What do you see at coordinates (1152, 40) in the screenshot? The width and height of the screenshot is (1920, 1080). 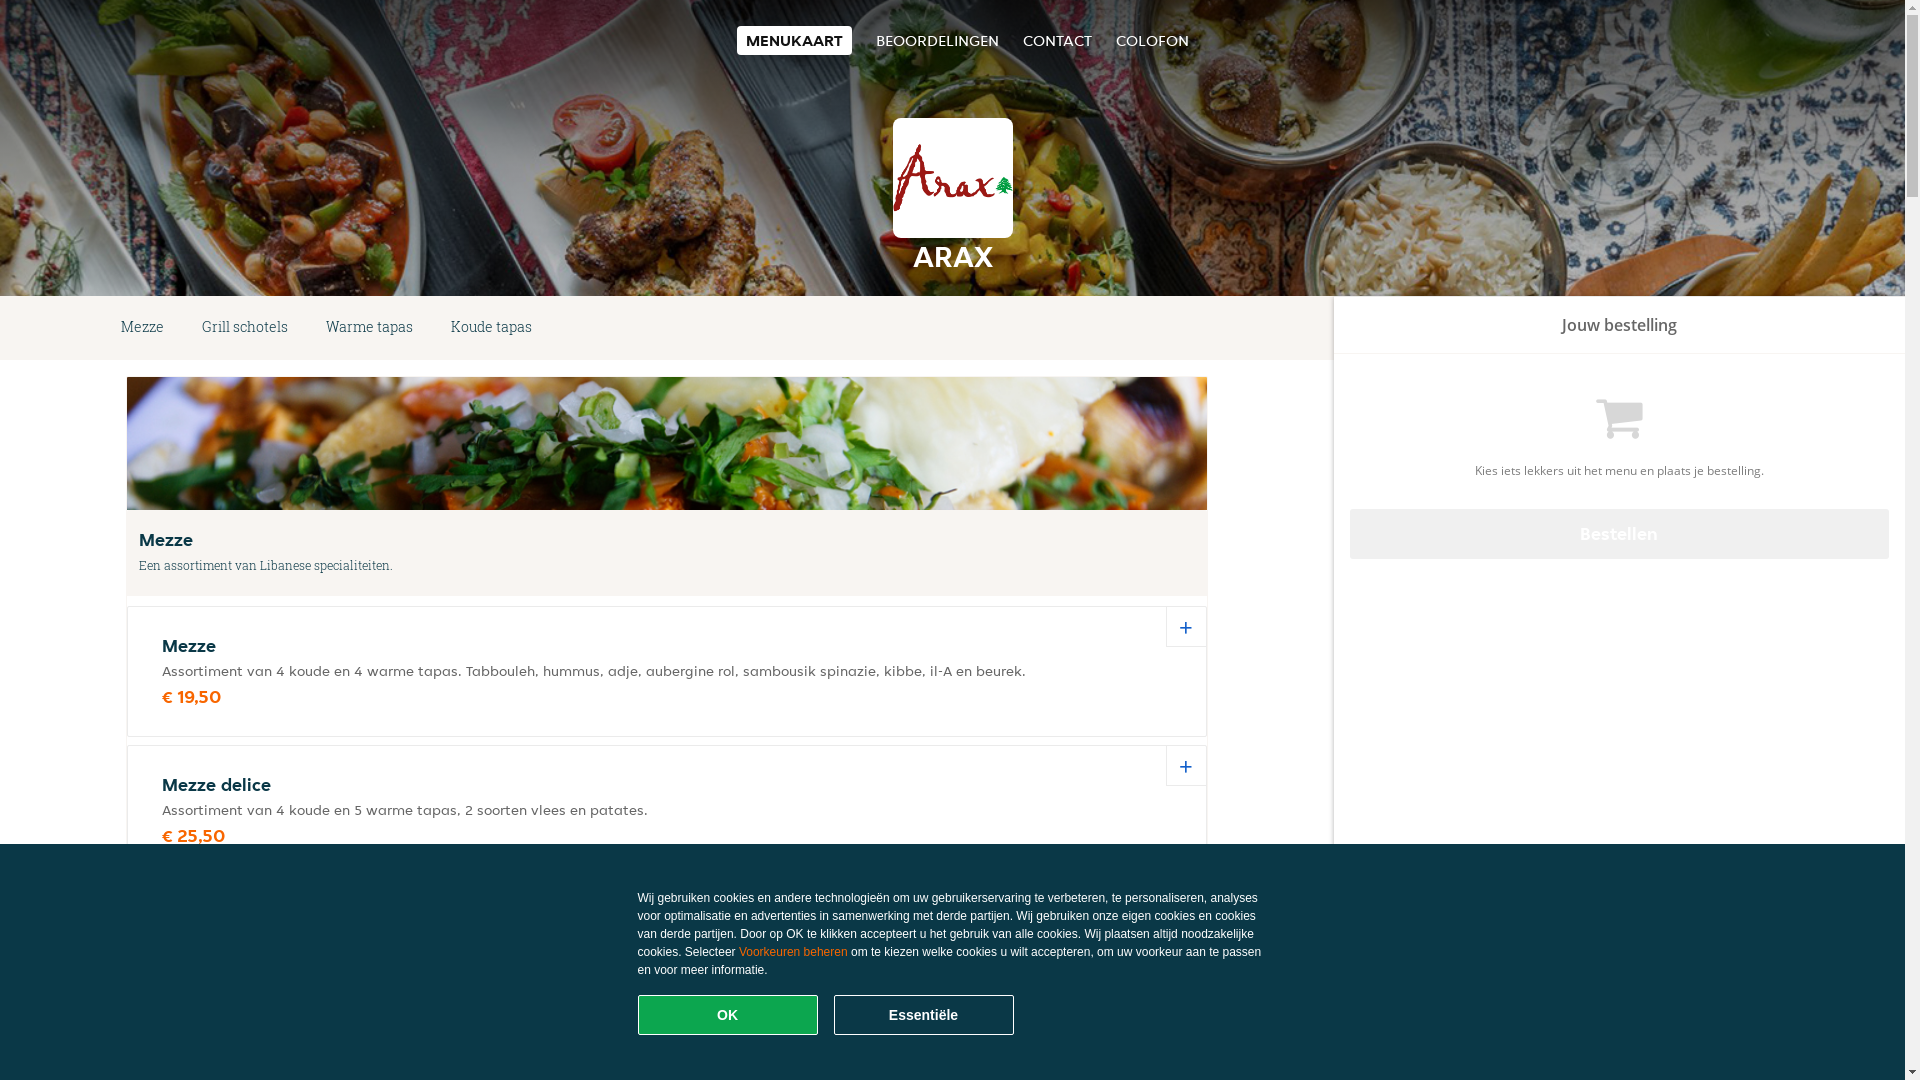 I see `'COLOFON'` at bounding box center [1152, 40].